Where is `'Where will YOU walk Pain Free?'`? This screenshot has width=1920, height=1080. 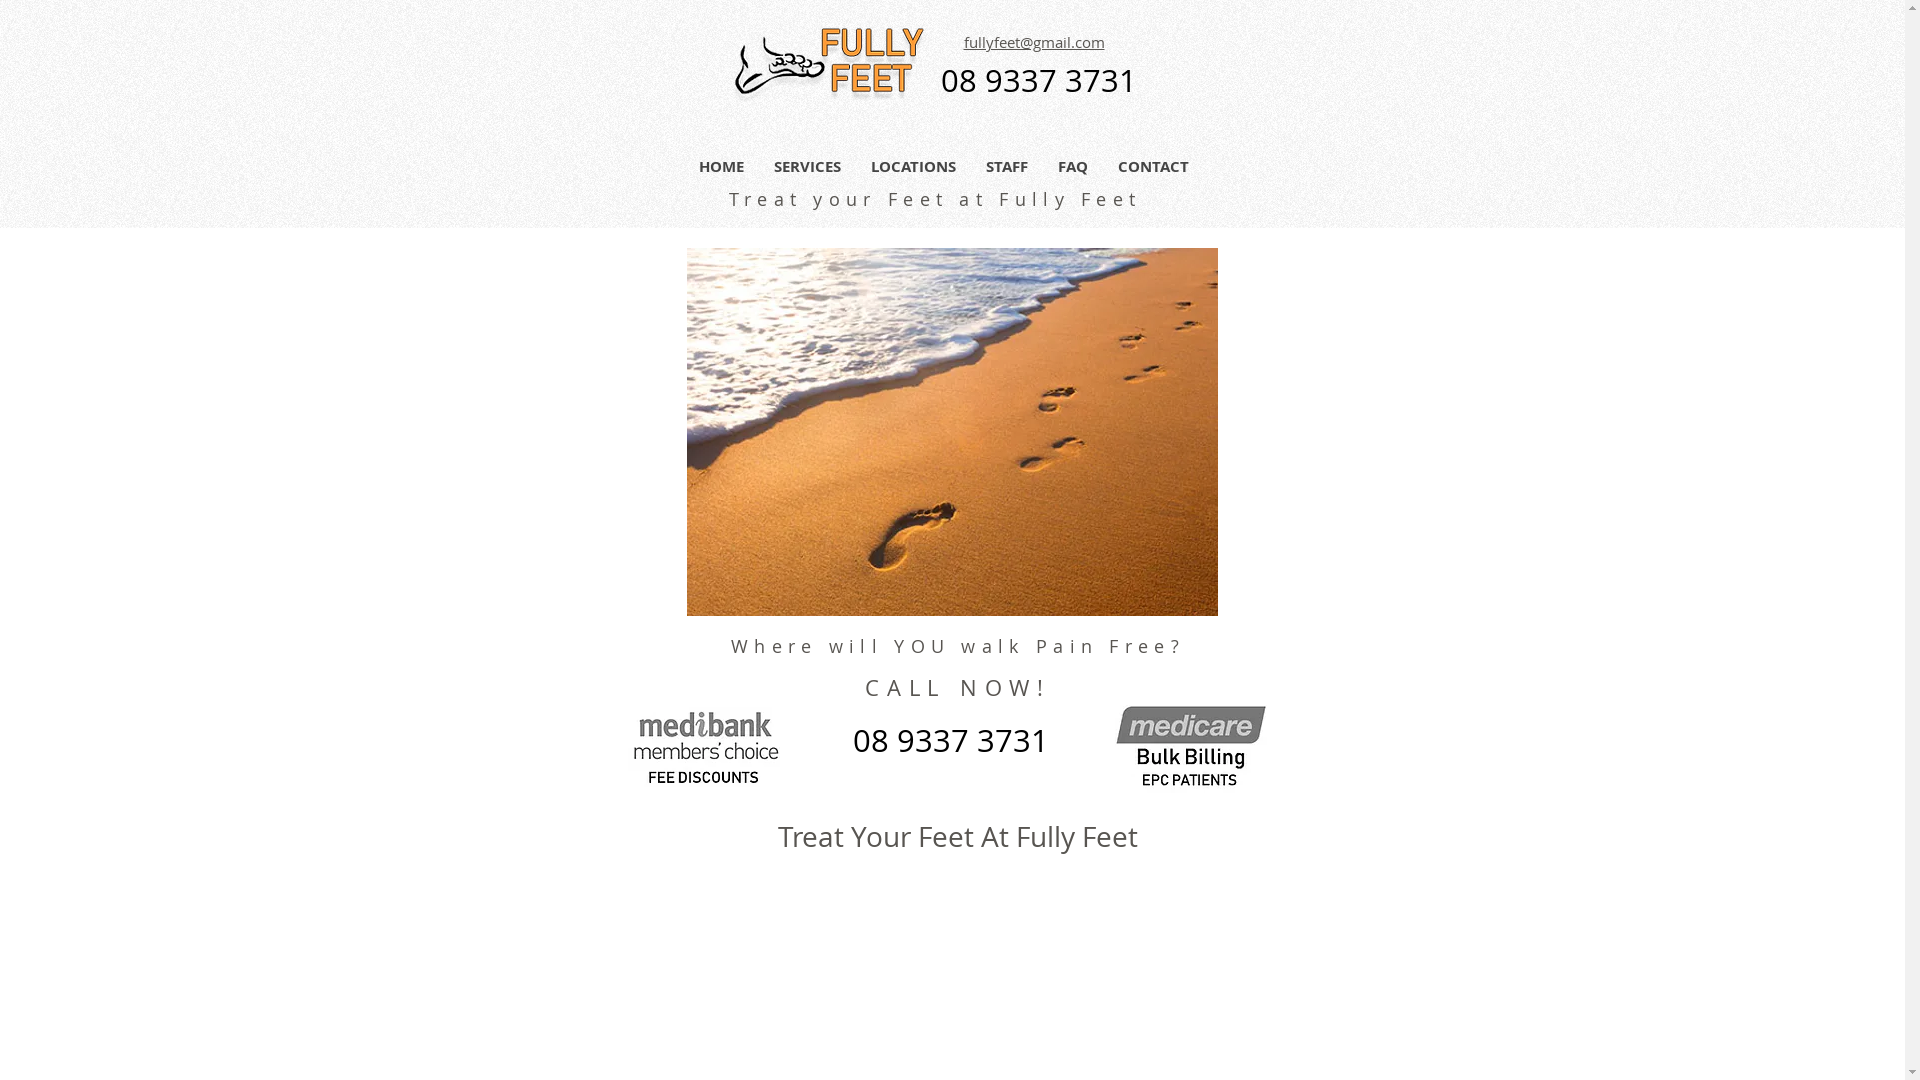
'Where will YOU walk Pain Free?' is located at coordinates (957, 645).